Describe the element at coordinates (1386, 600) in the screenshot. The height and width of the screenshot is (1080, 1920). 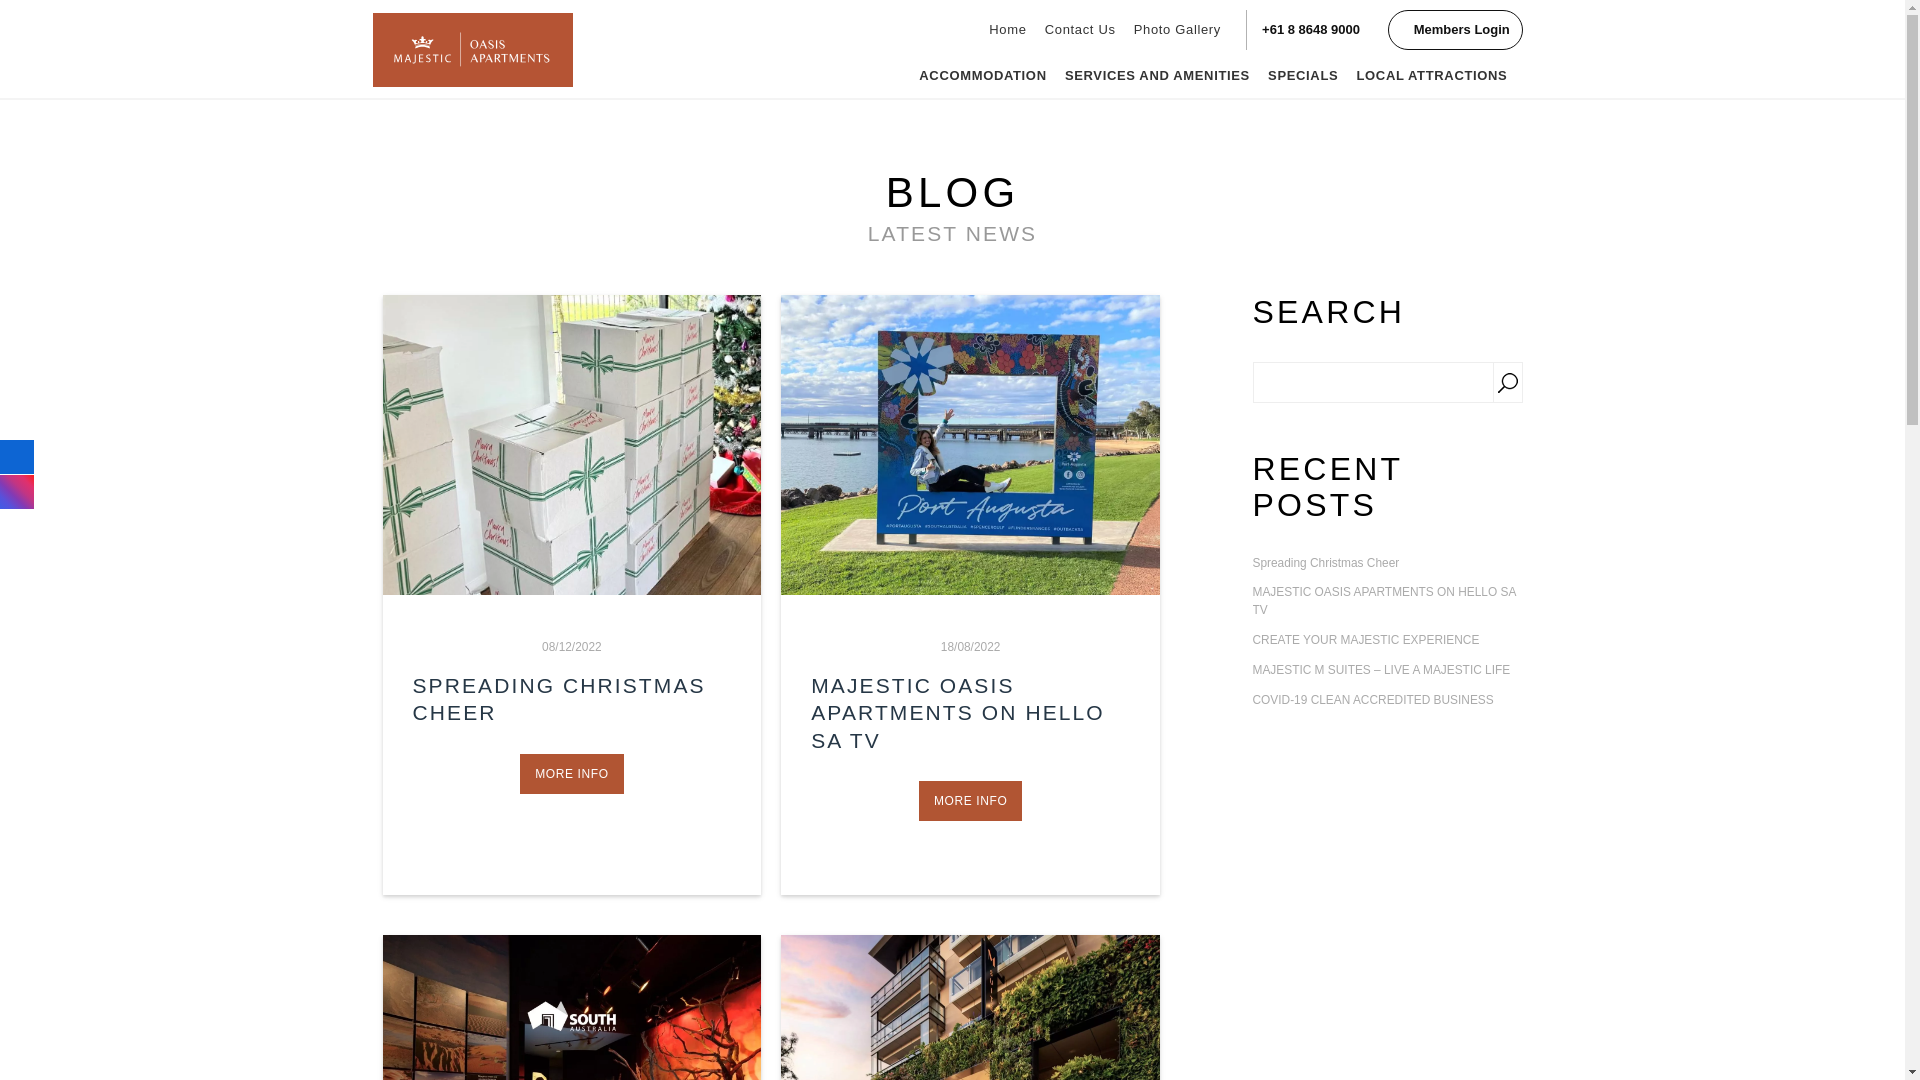
I see `'MAJESTIC OASIS APARTMENTS ON HELLO SA TV'` at that location.